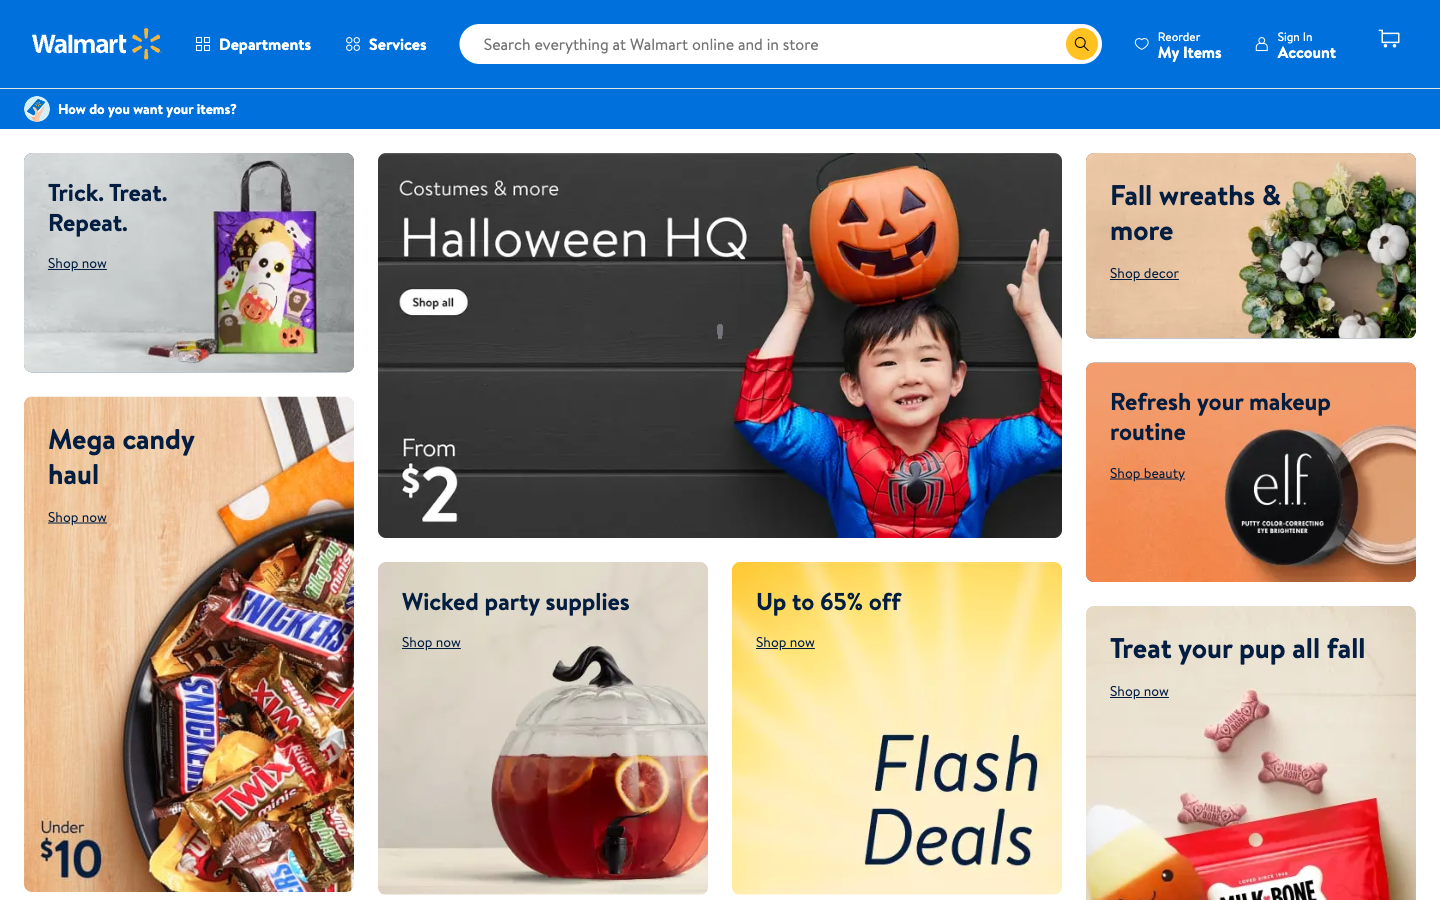  What do you see at coordinates (895, 727) in the screenshot?
I see `the Flash Deals offerings` at bounding box center [895, 727].